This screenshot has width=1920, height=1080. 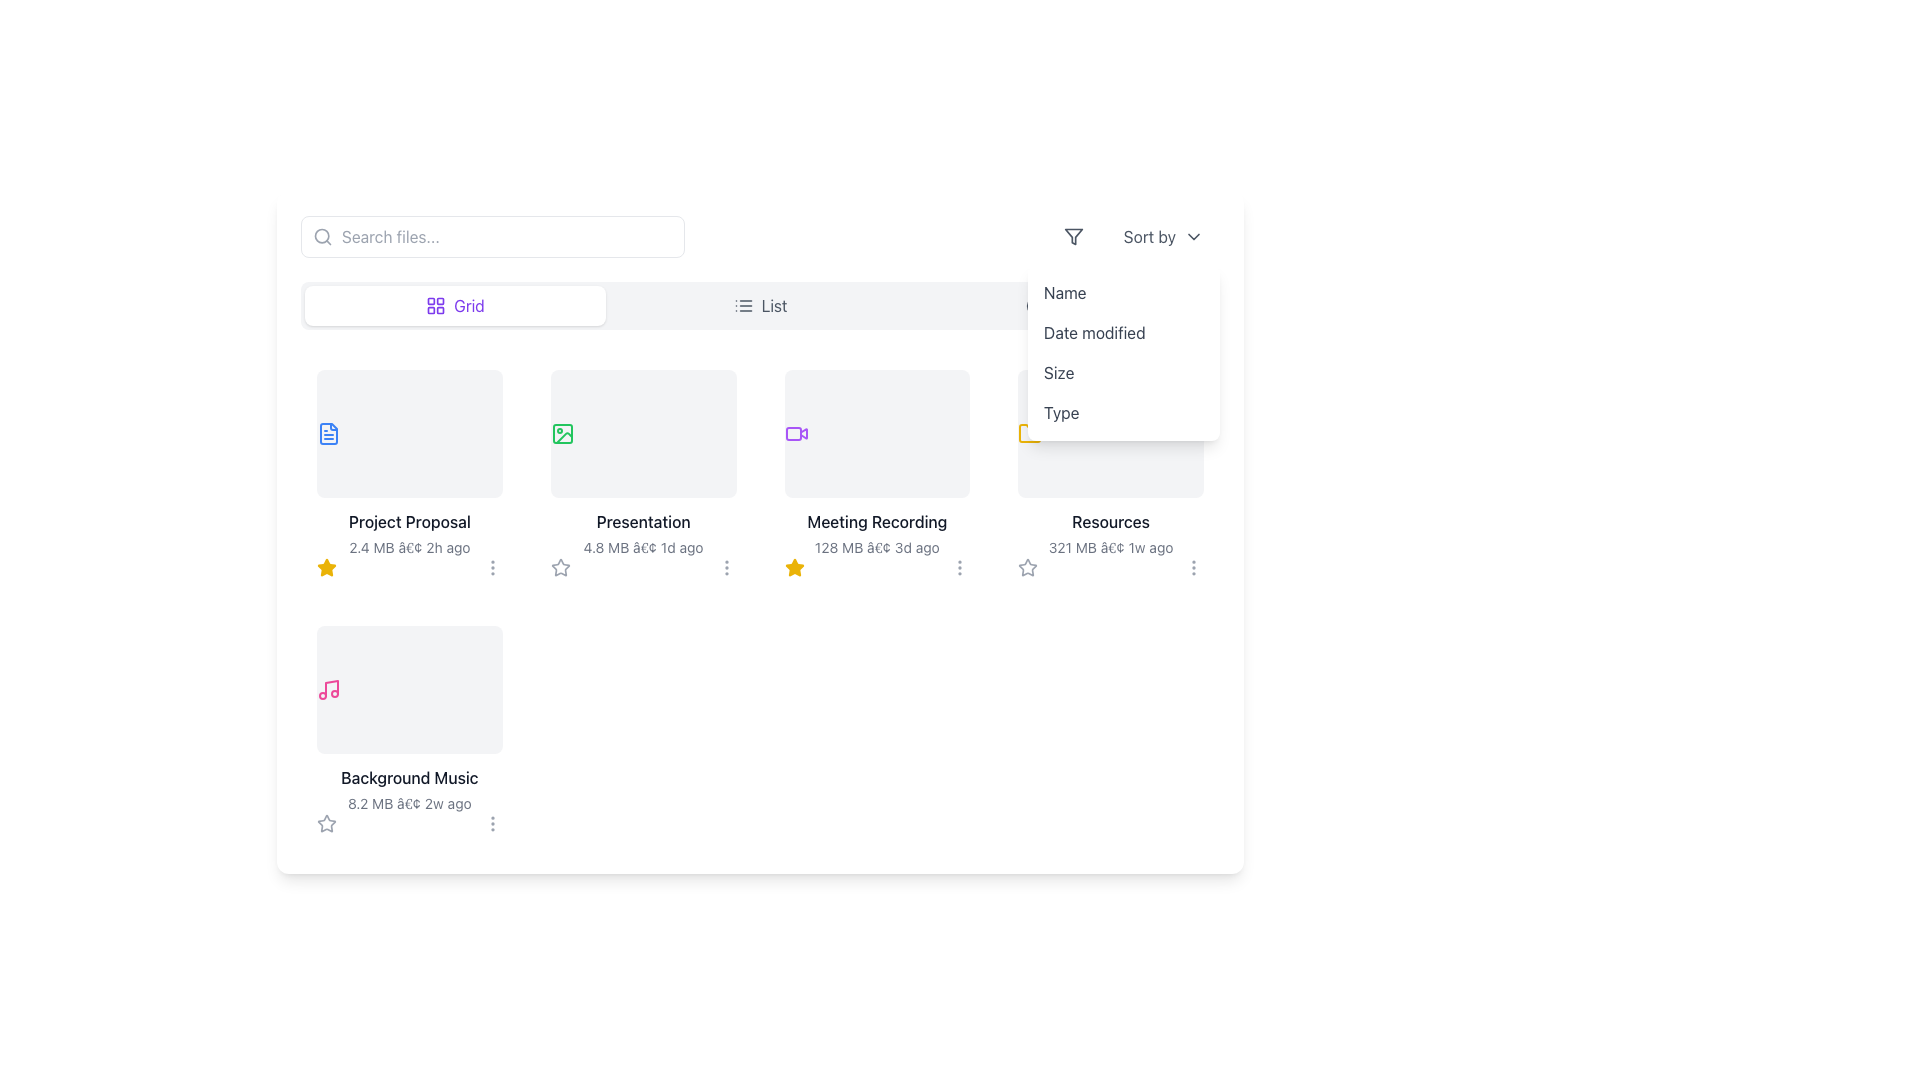 I want to click on the star-shaped icon located, so click(x=326, y=823).